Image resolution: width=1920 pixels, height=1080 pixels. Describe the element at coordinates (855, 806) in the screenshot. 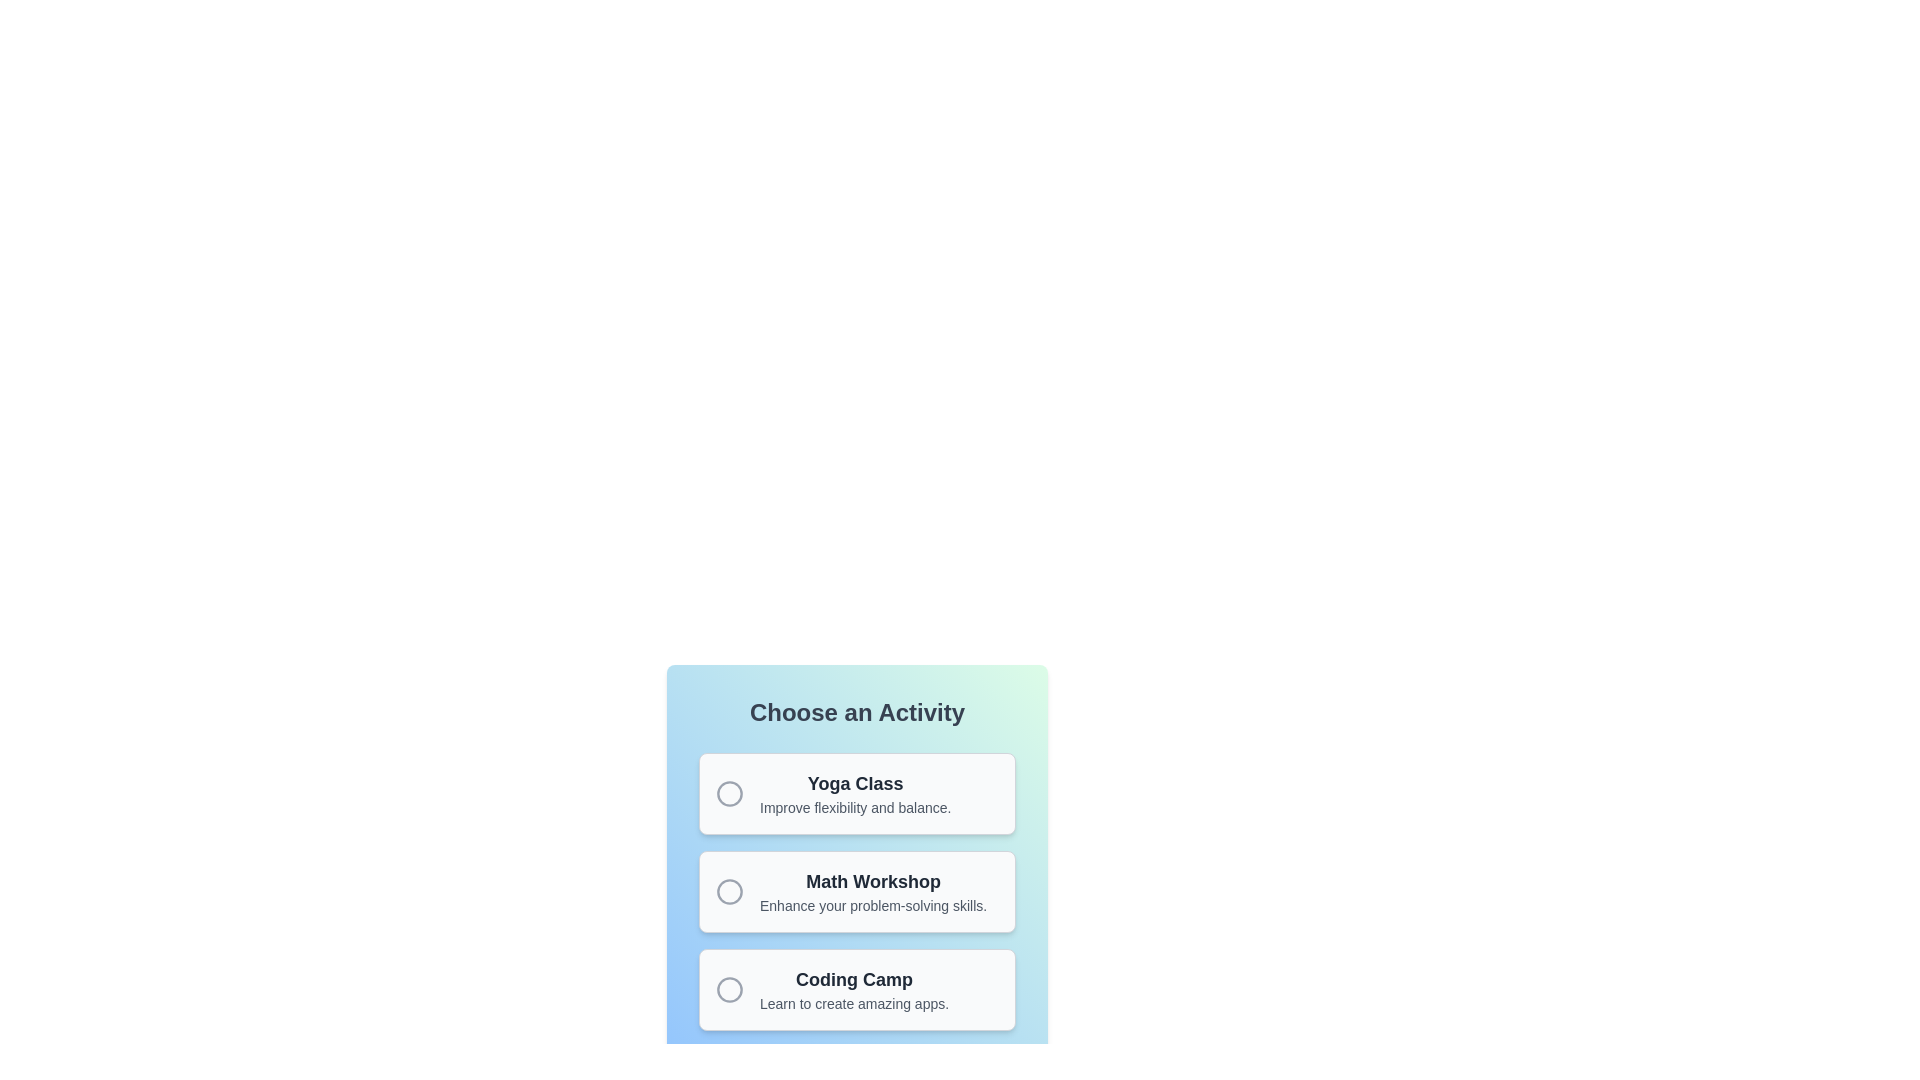

I see `the descriptive text label that elaborates on the 'Yoga Class' activity, which is positioned directly below the title 'Yoga Class' in the top part of the interface` at that location.